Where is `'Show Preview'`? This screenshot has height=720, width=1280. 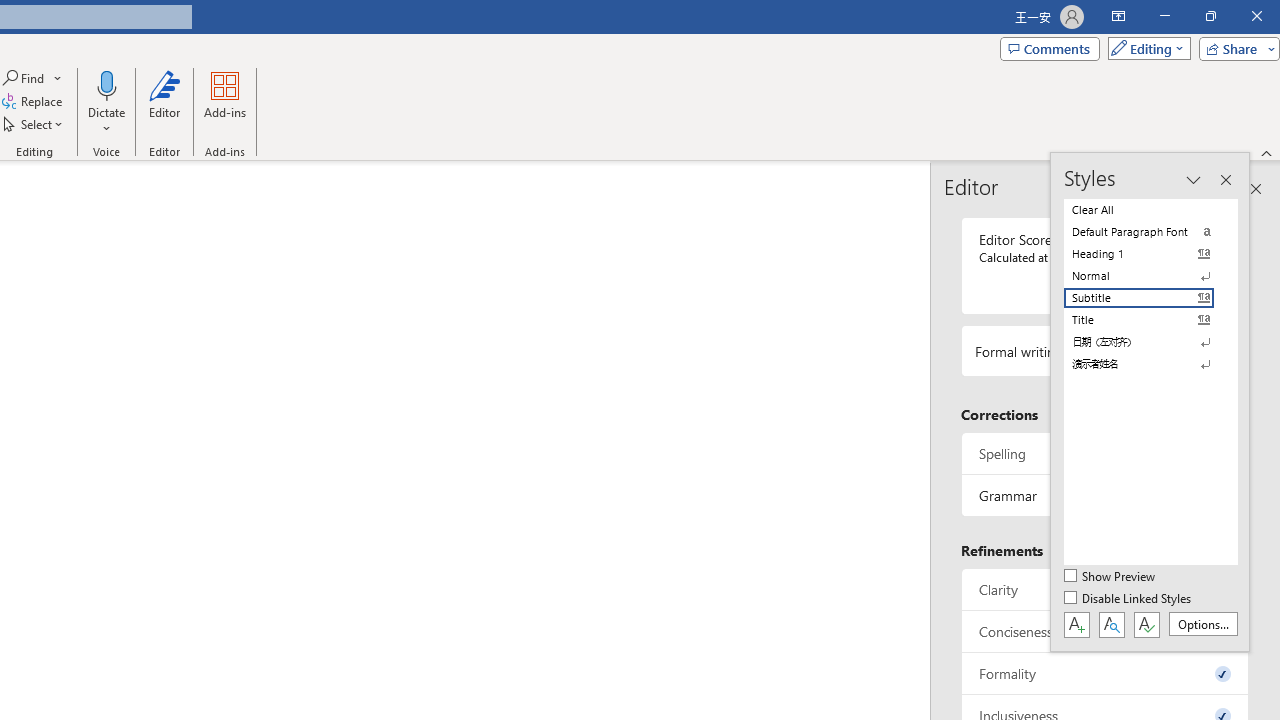 'Show Preview' is located at coordinates (1110, 577).